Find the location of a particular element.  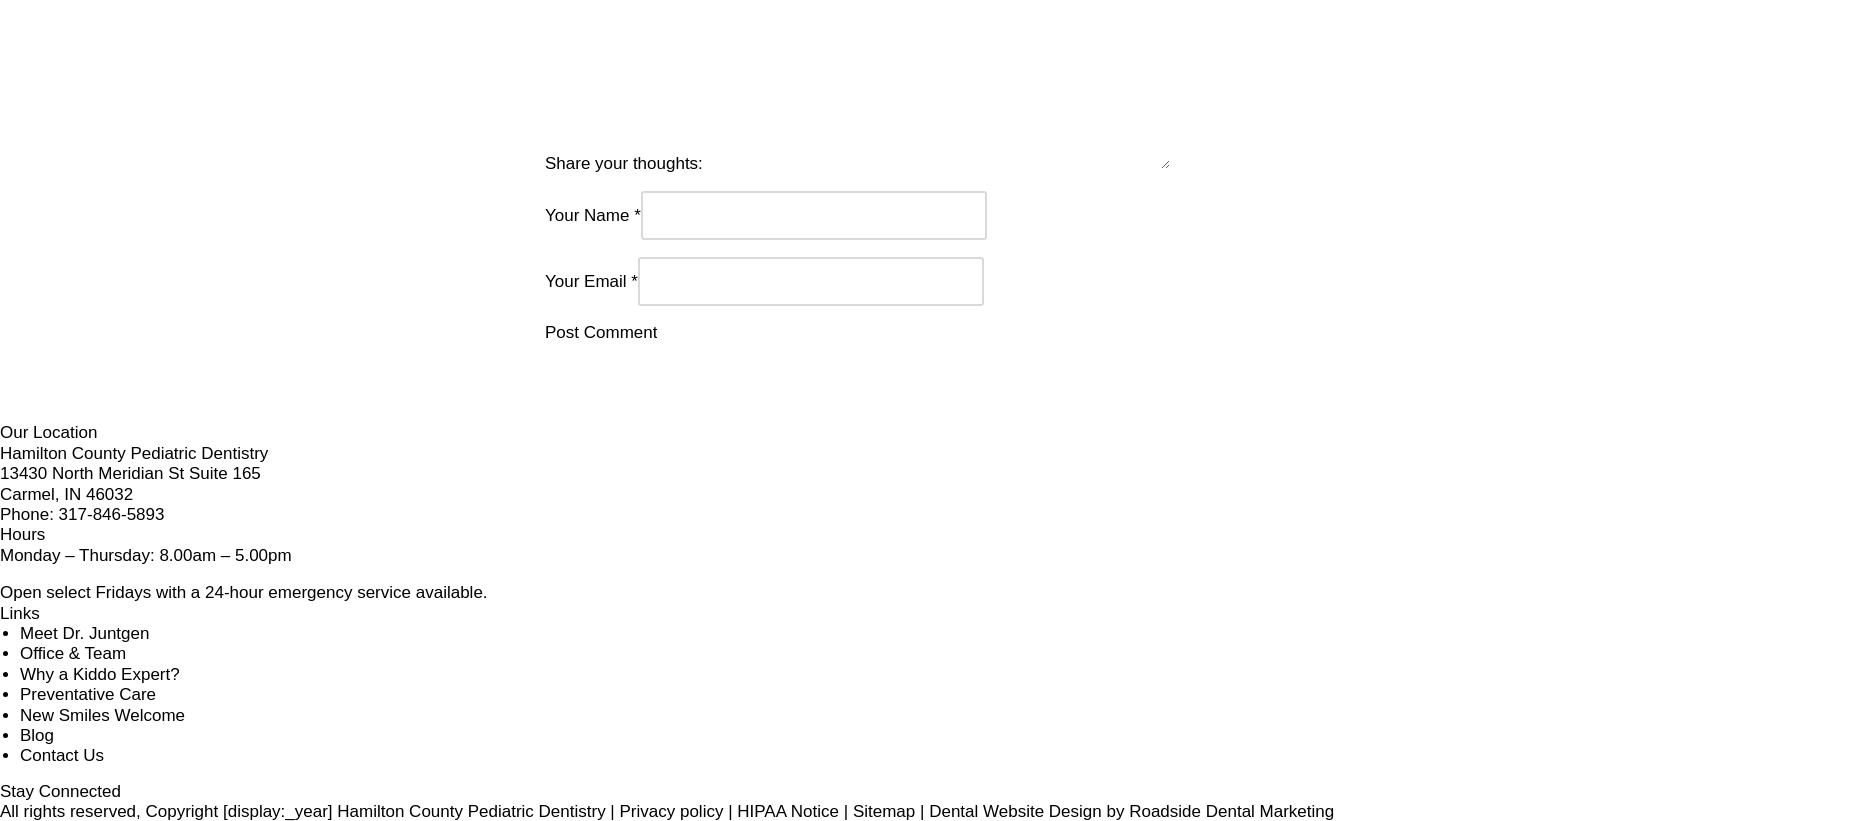

'Links' is located at coordinates (971, 581).